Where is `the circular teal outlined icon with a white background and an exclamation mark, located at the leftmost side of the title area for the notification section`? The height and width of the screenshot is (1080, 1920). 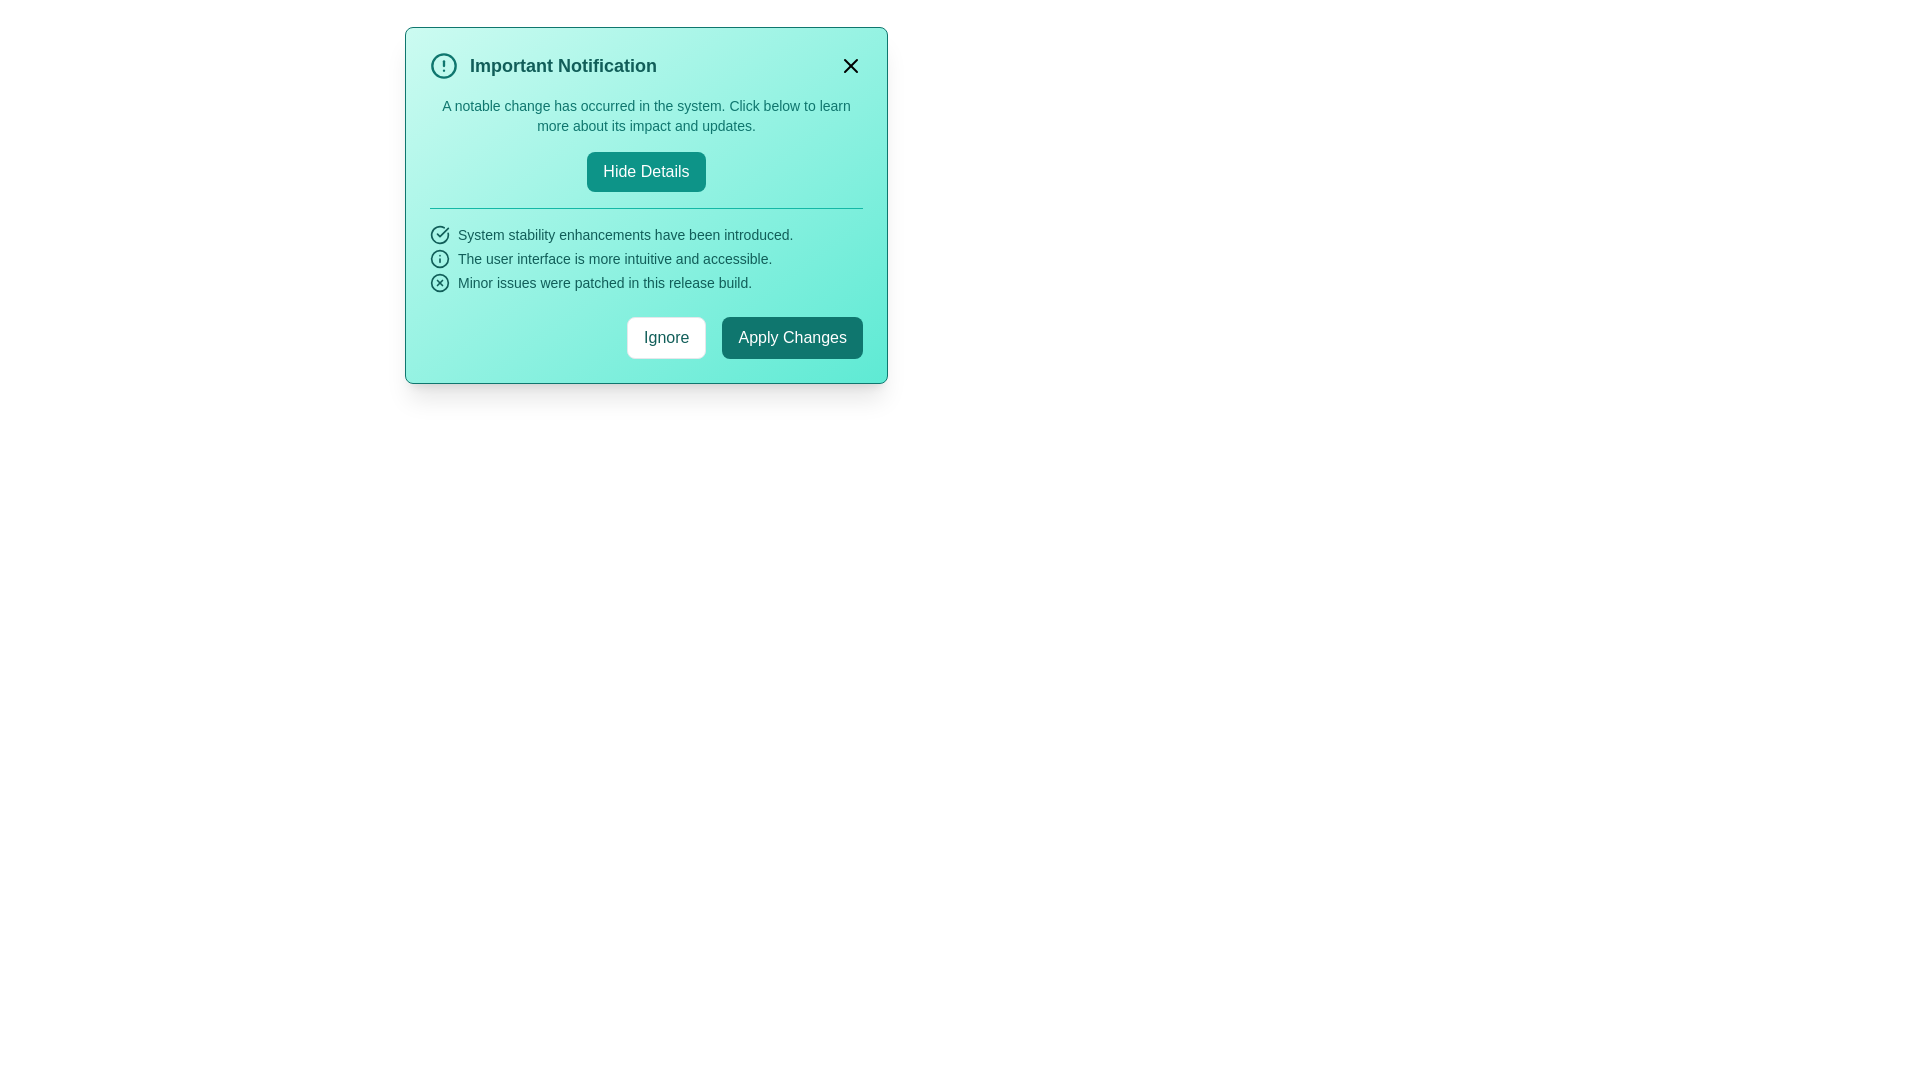
the circular teal outlined icon with a white background and an exclamation mark, located at the leftmost side of the title area for the notification section is located at coordinates (443, 64).